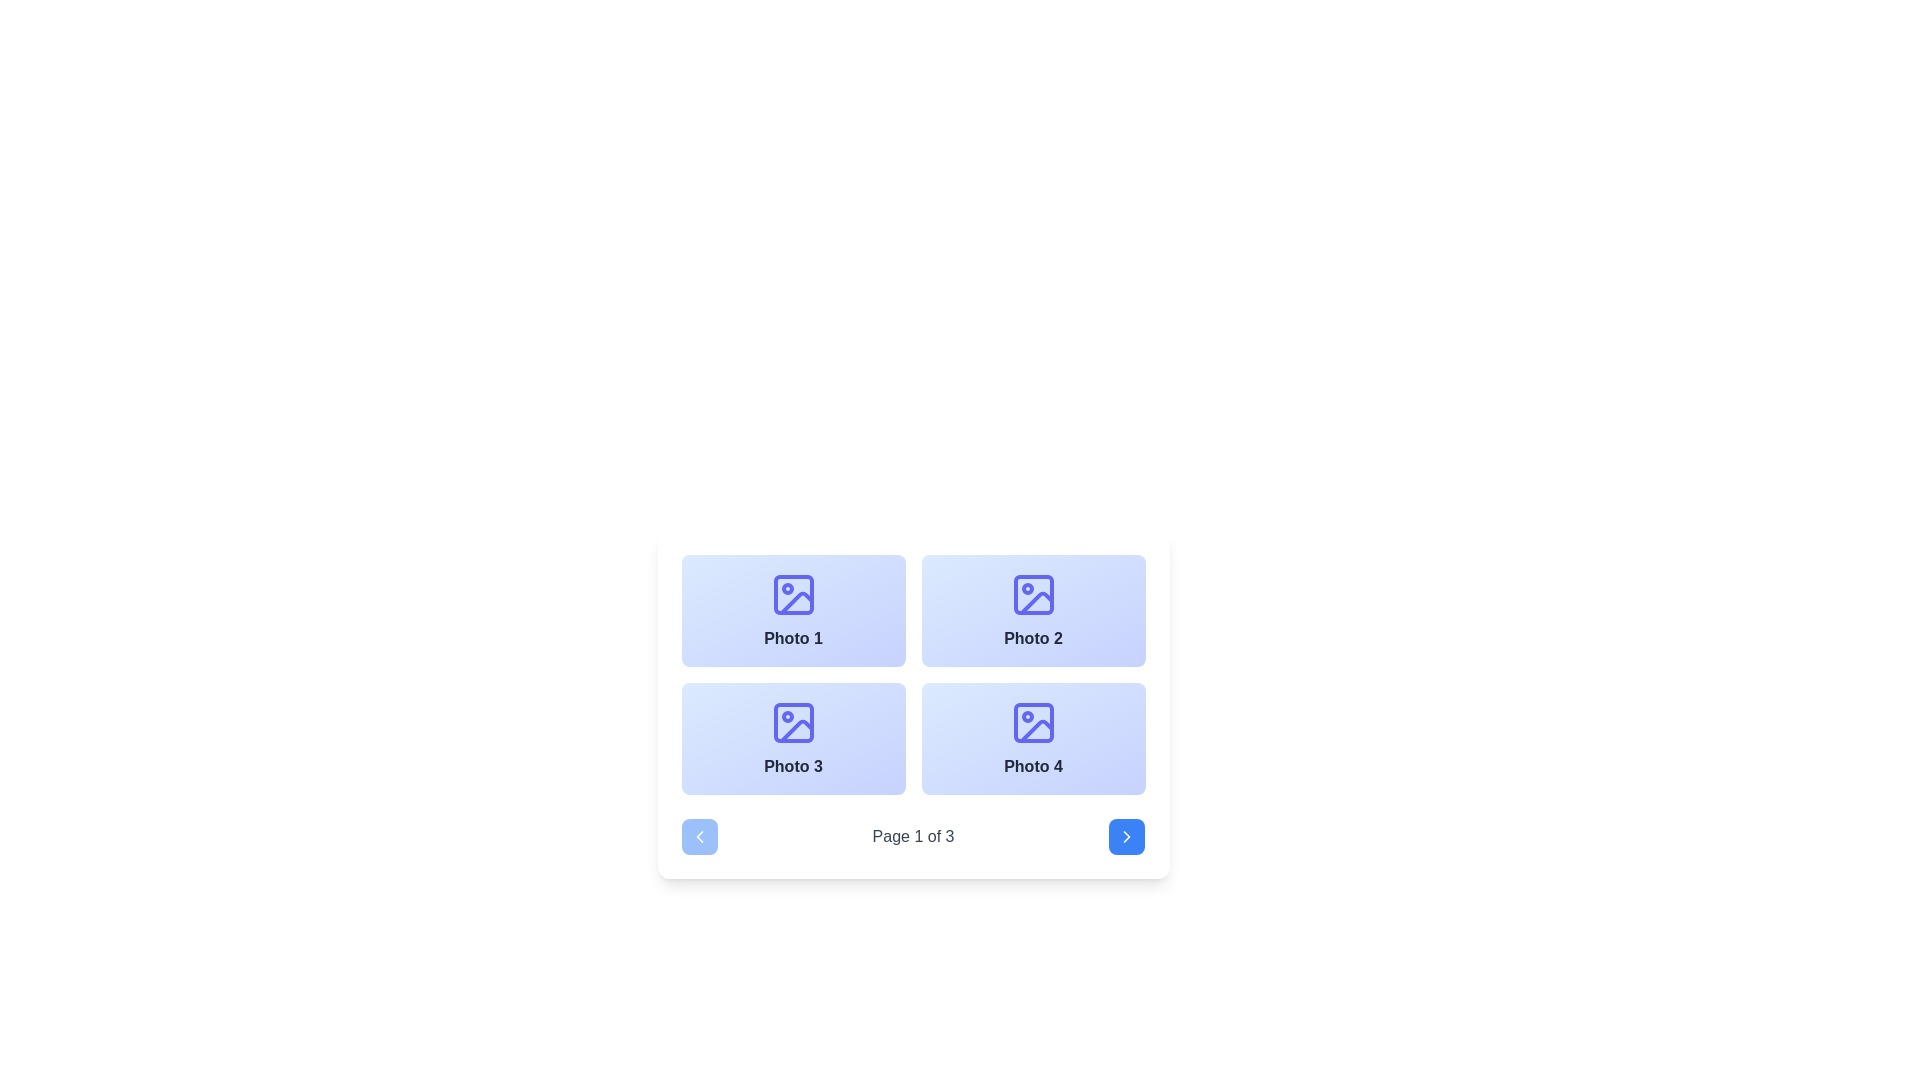 The height and width of the screenshot is (1080, 1920). Describe the element at coordinates (792, 722) in the screenshot. I see `the image icon located in the 'Photo 3' cell of the second row and first column in the grid layout` at that location.